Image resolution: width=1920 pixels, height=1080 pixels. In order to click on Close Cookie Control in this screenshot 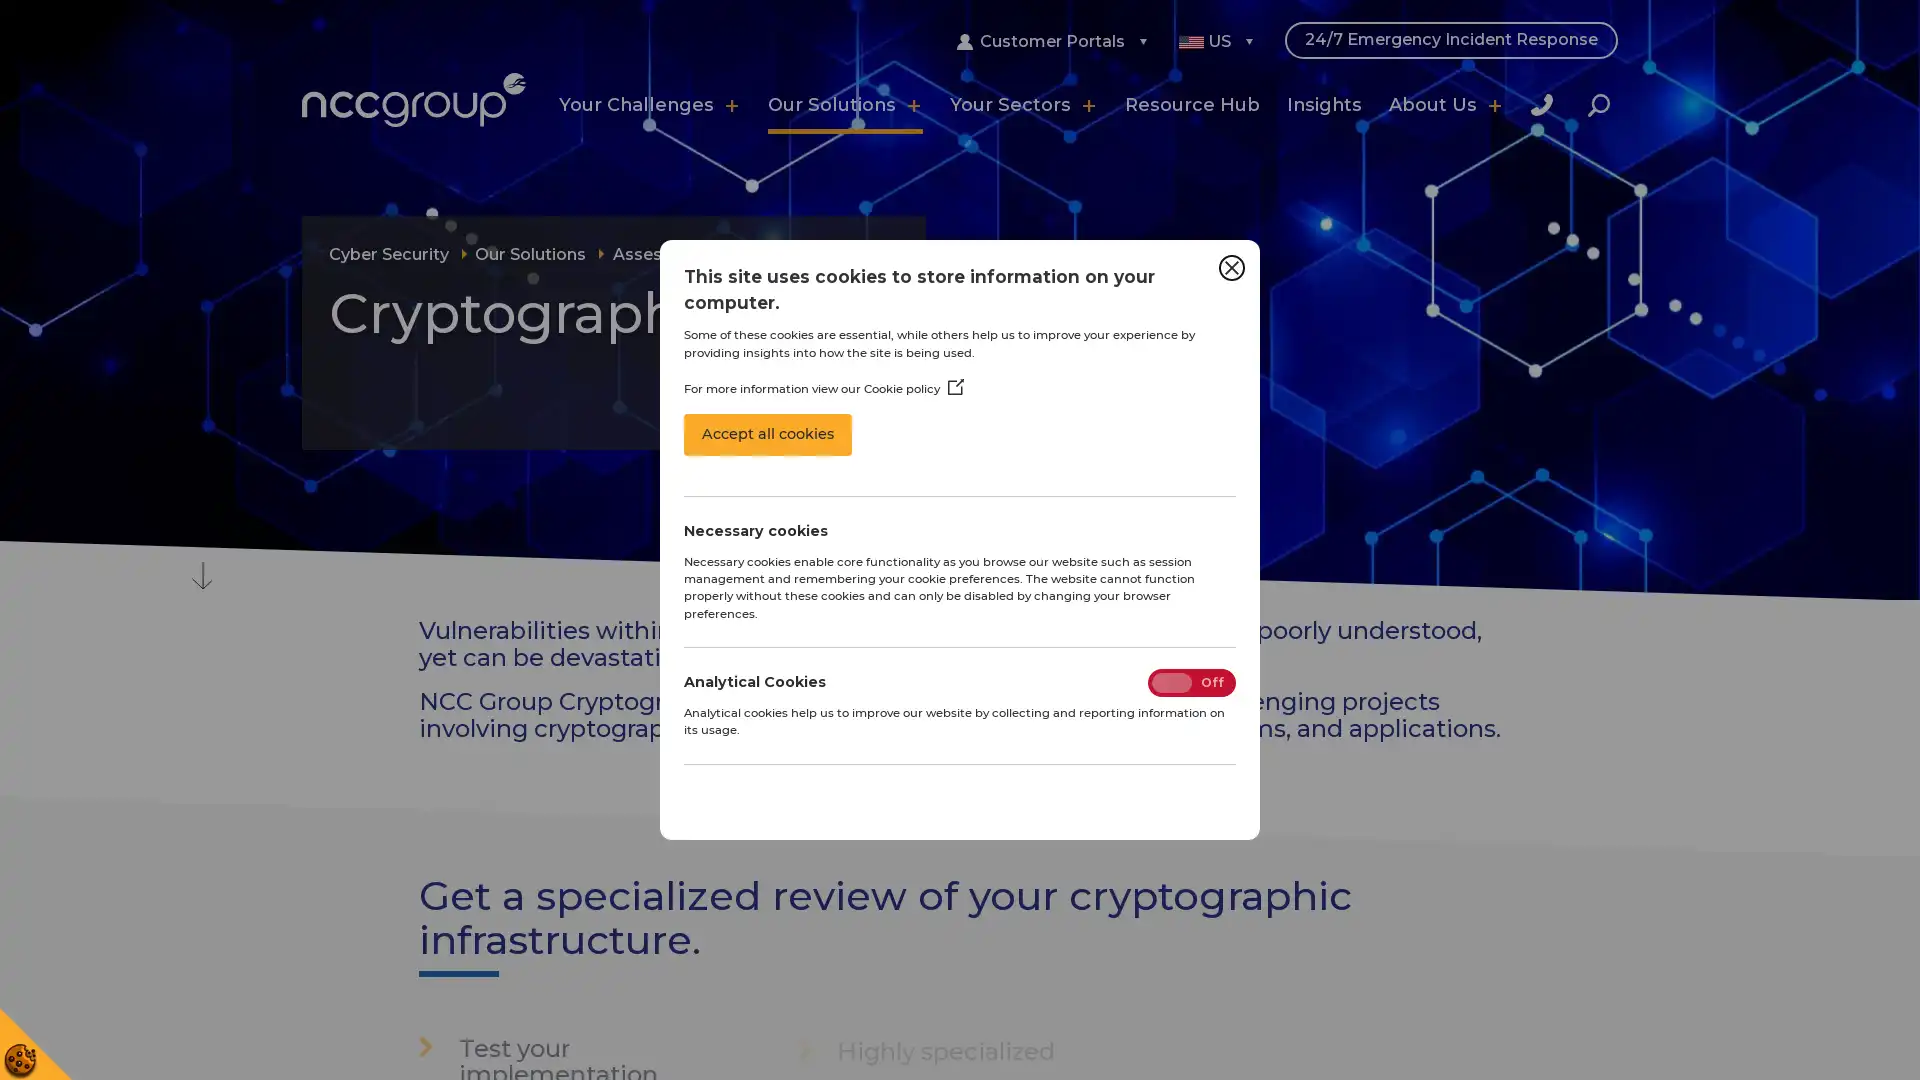, I will do `click(1231, 266)`.